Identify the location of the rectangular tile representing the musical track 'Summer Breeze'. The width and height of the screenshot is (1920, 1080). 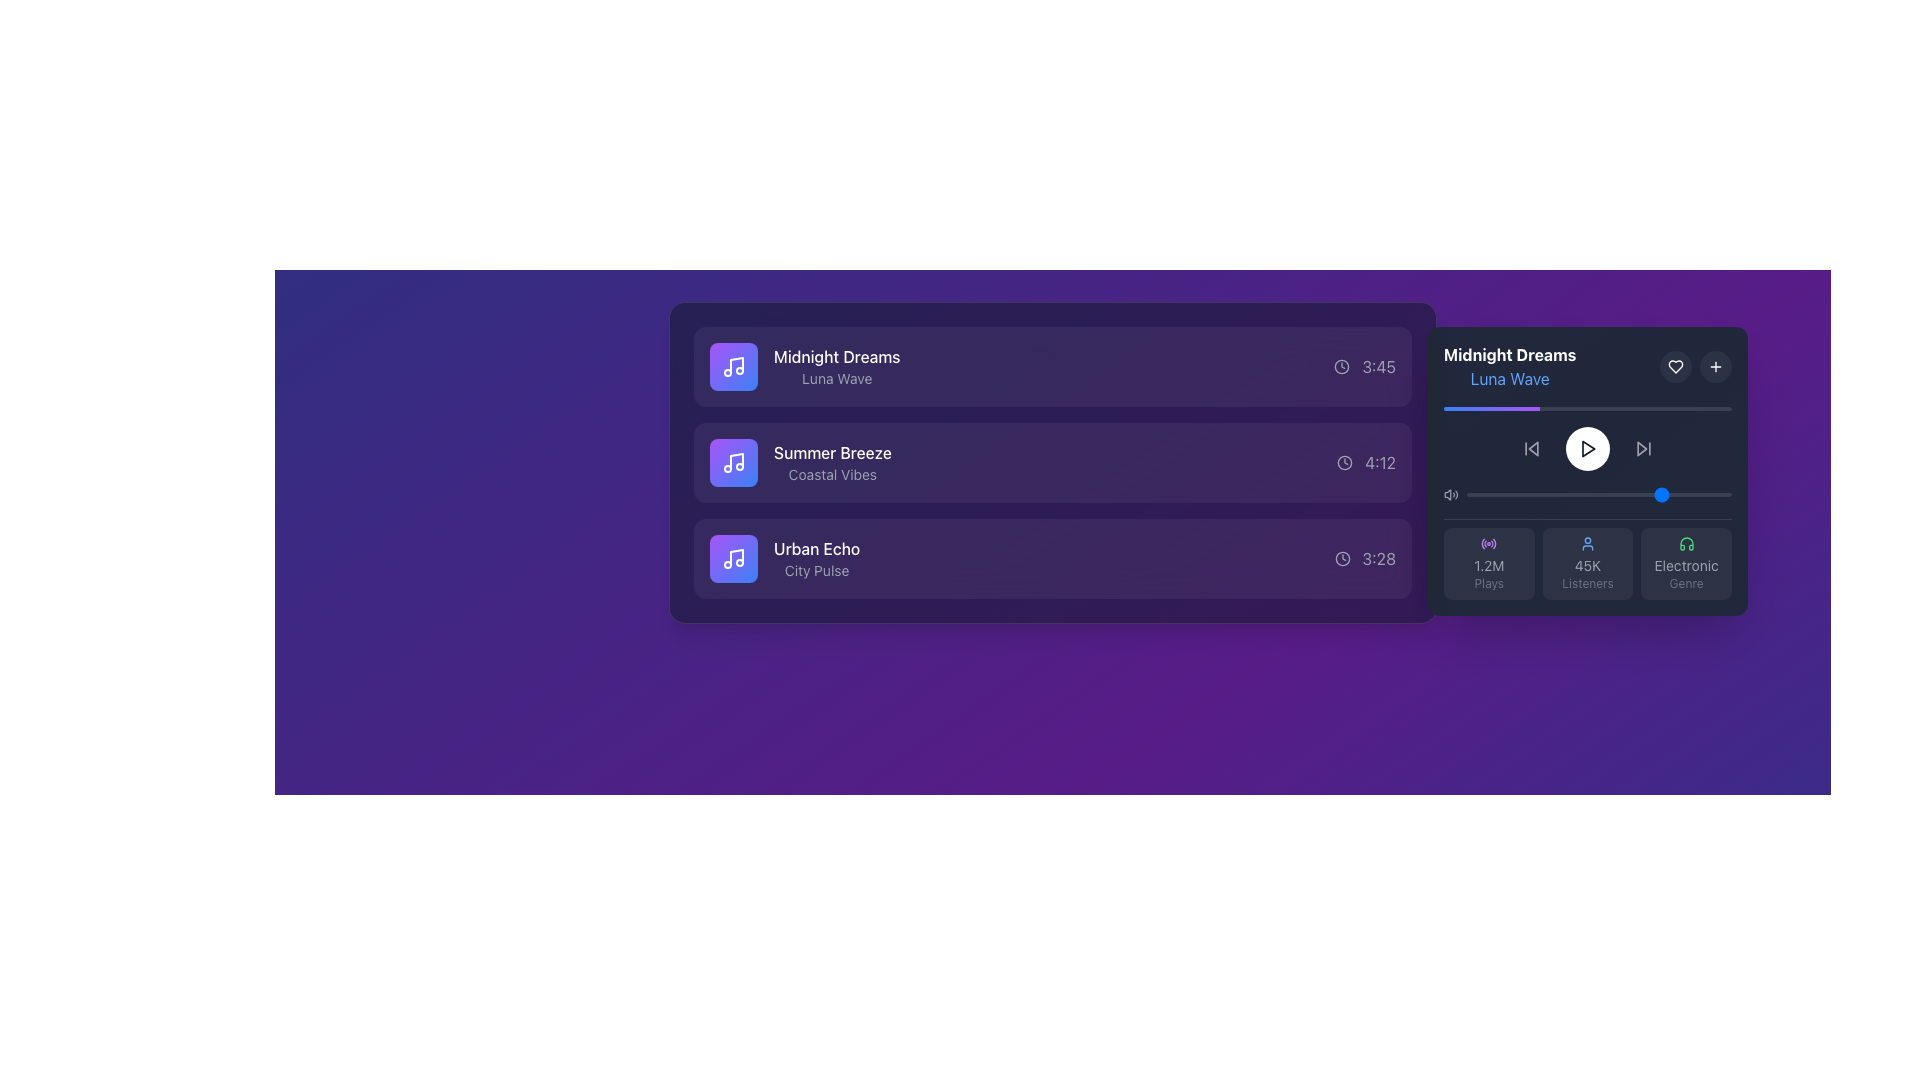
(1051, 462).